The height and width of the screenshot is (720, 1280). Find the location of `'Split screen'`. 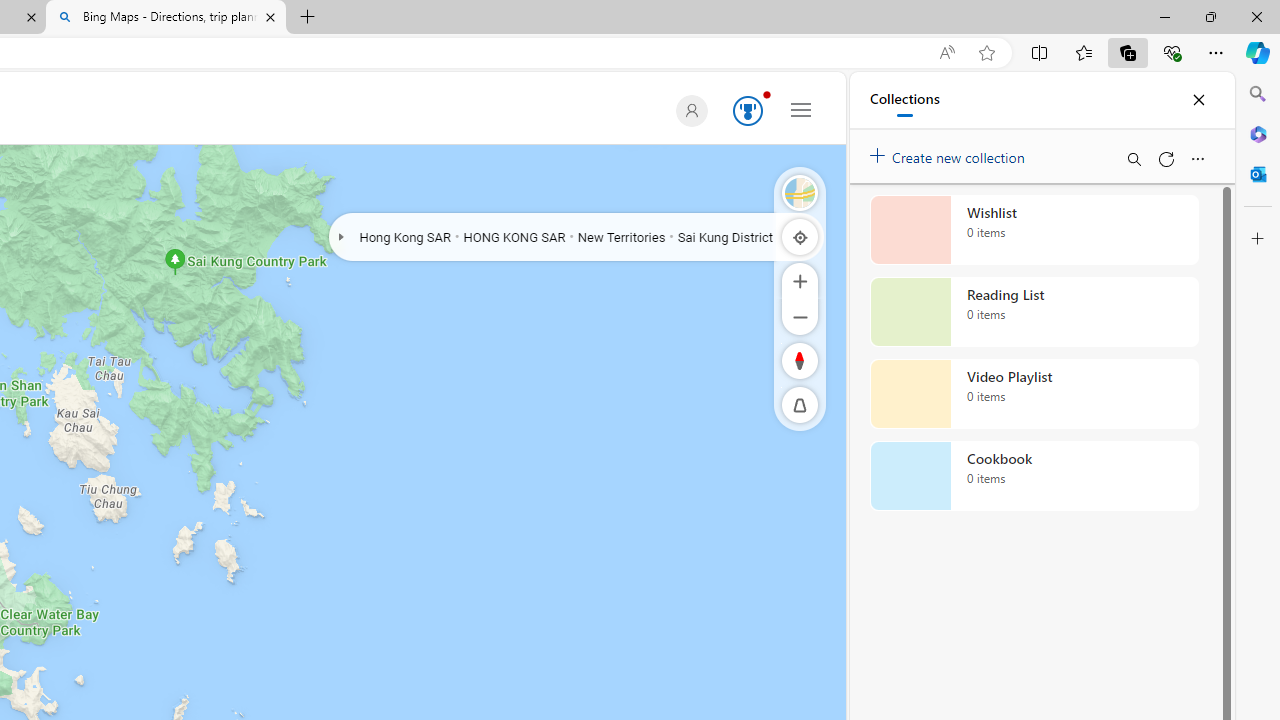

'Split screen' is located at coordinates (1040, 51).